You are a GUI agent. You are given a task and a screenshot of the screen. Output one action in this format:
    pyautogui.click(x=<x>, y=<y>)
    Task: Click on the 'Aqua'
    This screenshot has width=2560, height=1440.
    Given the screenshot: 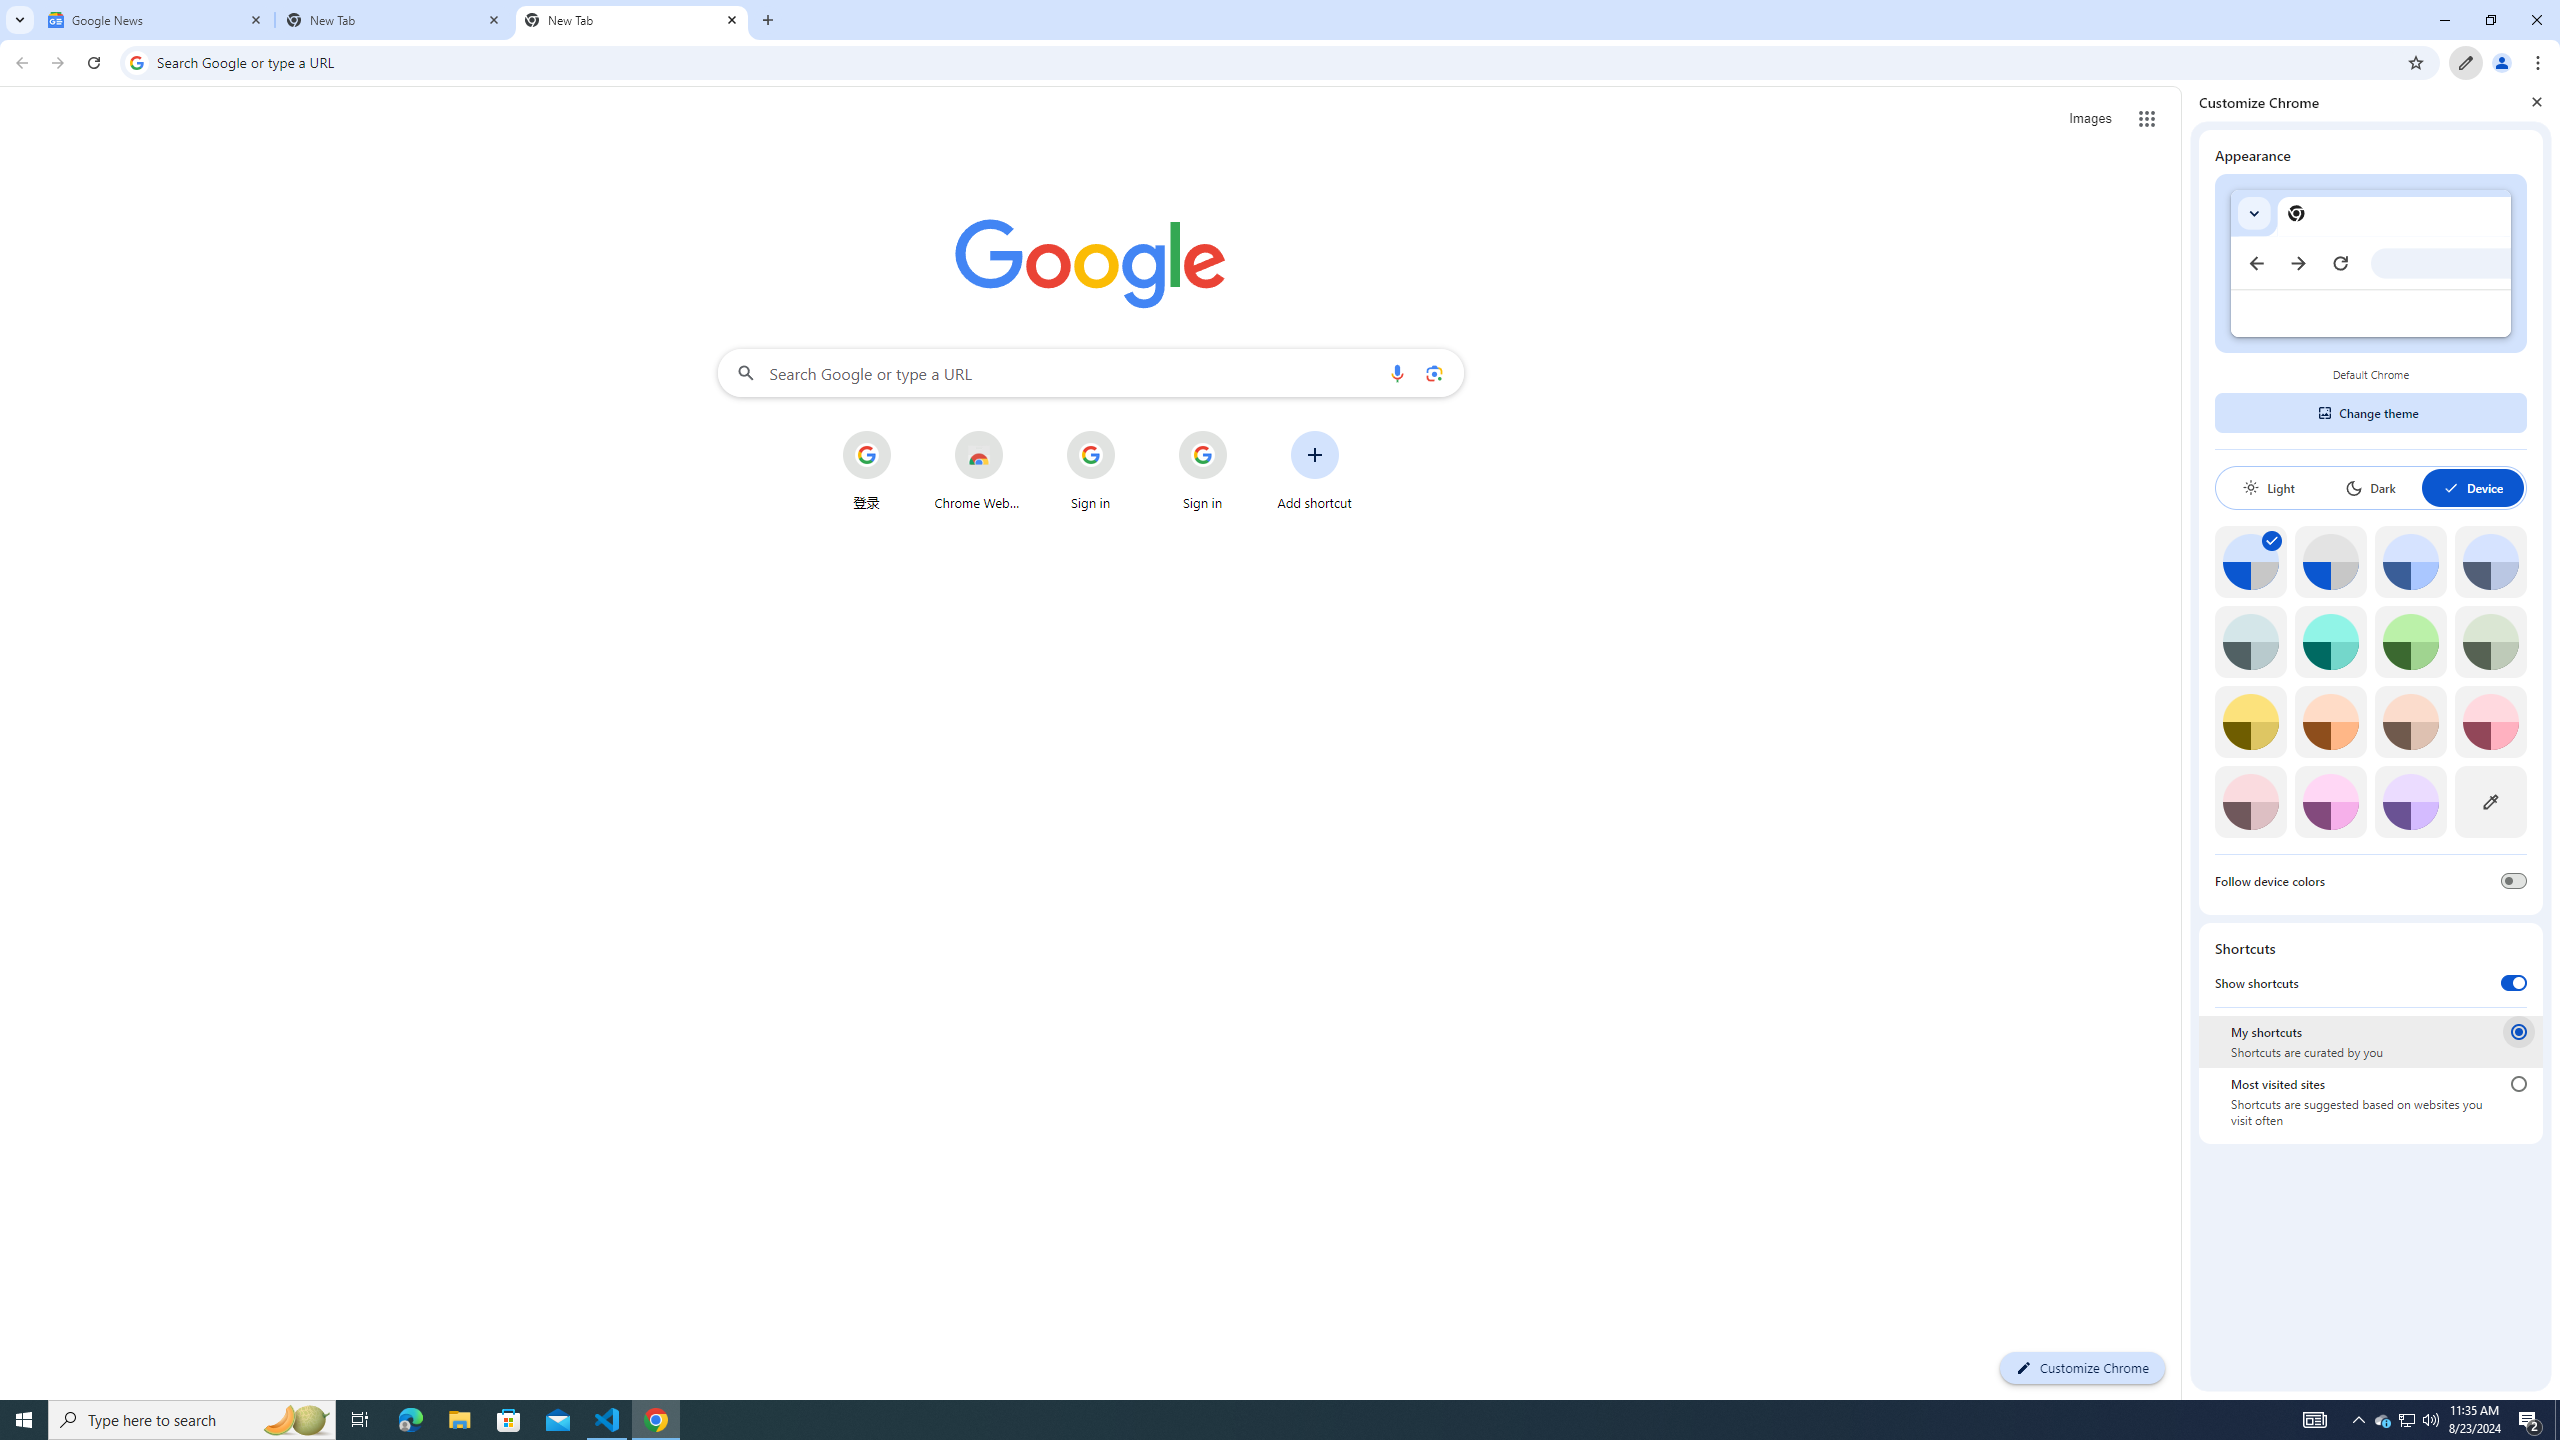 What is the action you would take?
    pyautogui.click(x=2329, y=642)
    